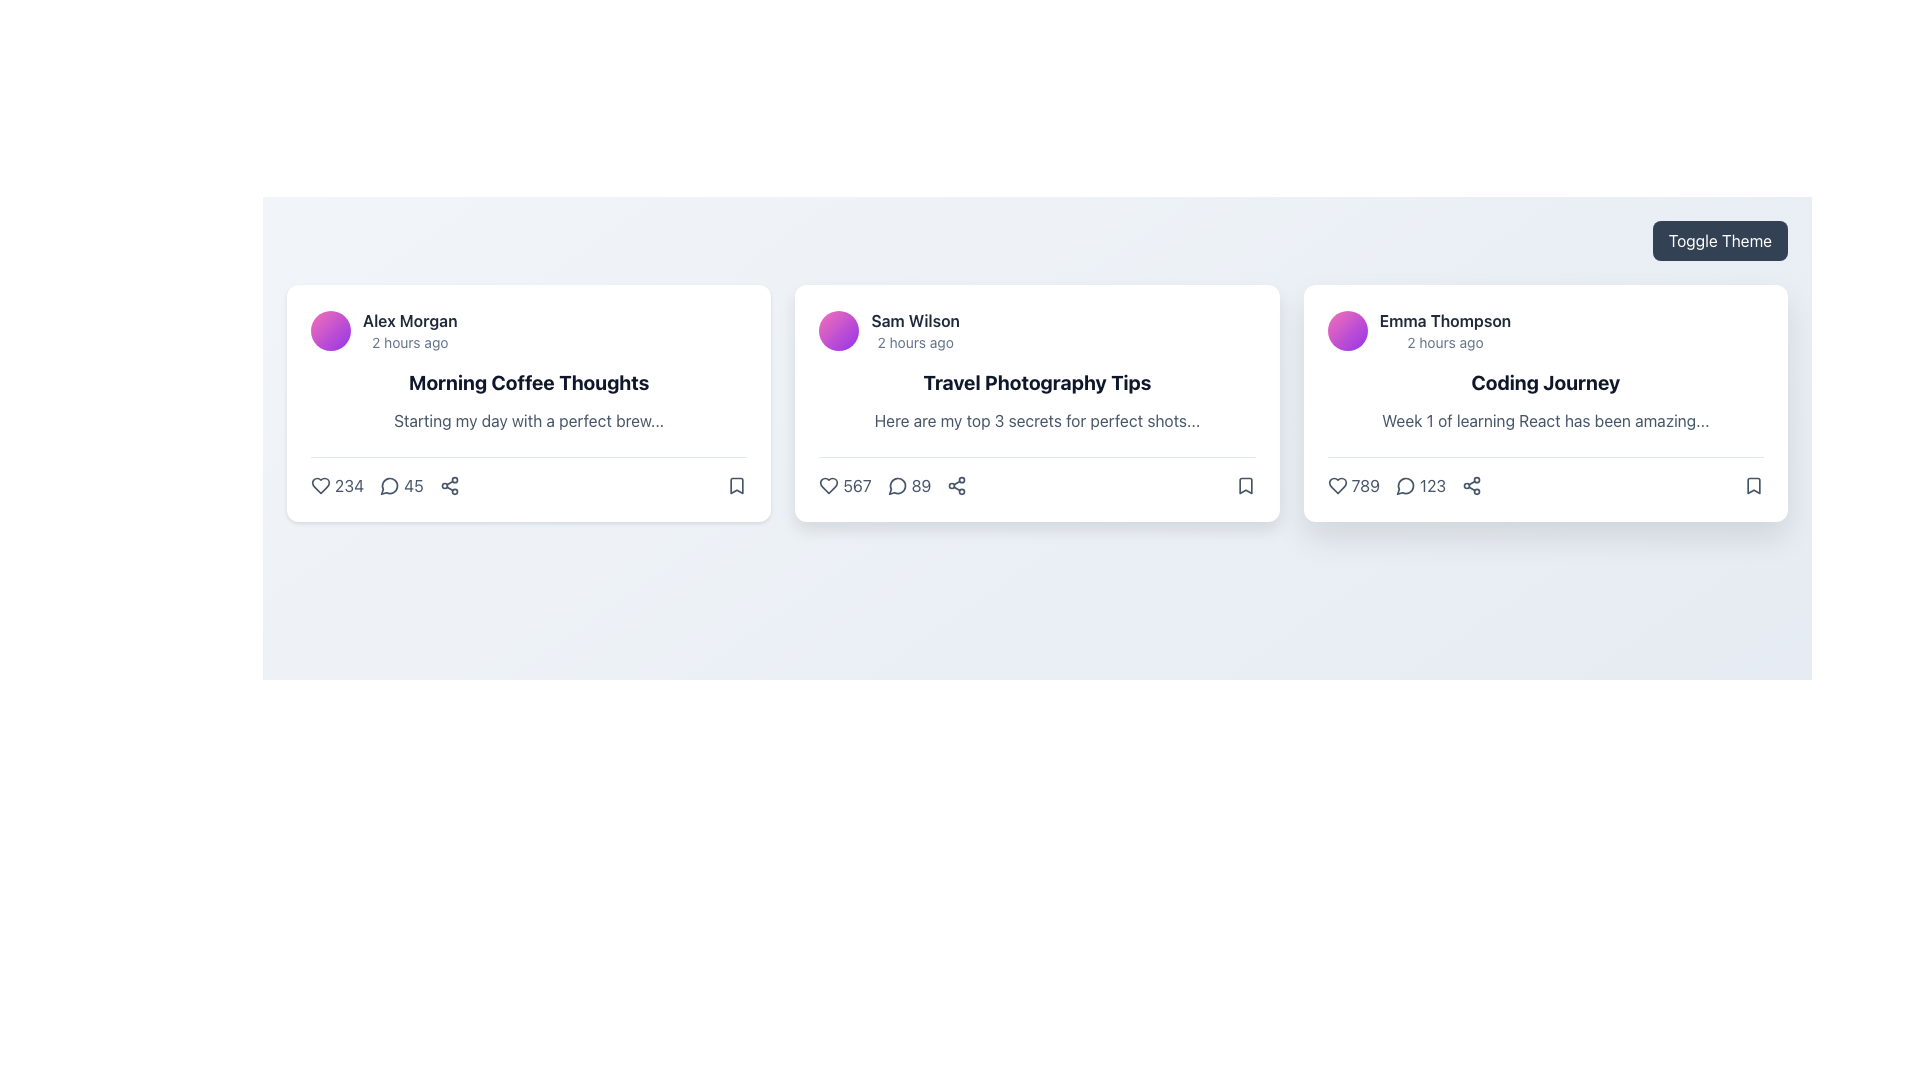  I want to click on on the circular speech bubble icon located in the rightmost card's icon group below the main content, so click(1404, 486).